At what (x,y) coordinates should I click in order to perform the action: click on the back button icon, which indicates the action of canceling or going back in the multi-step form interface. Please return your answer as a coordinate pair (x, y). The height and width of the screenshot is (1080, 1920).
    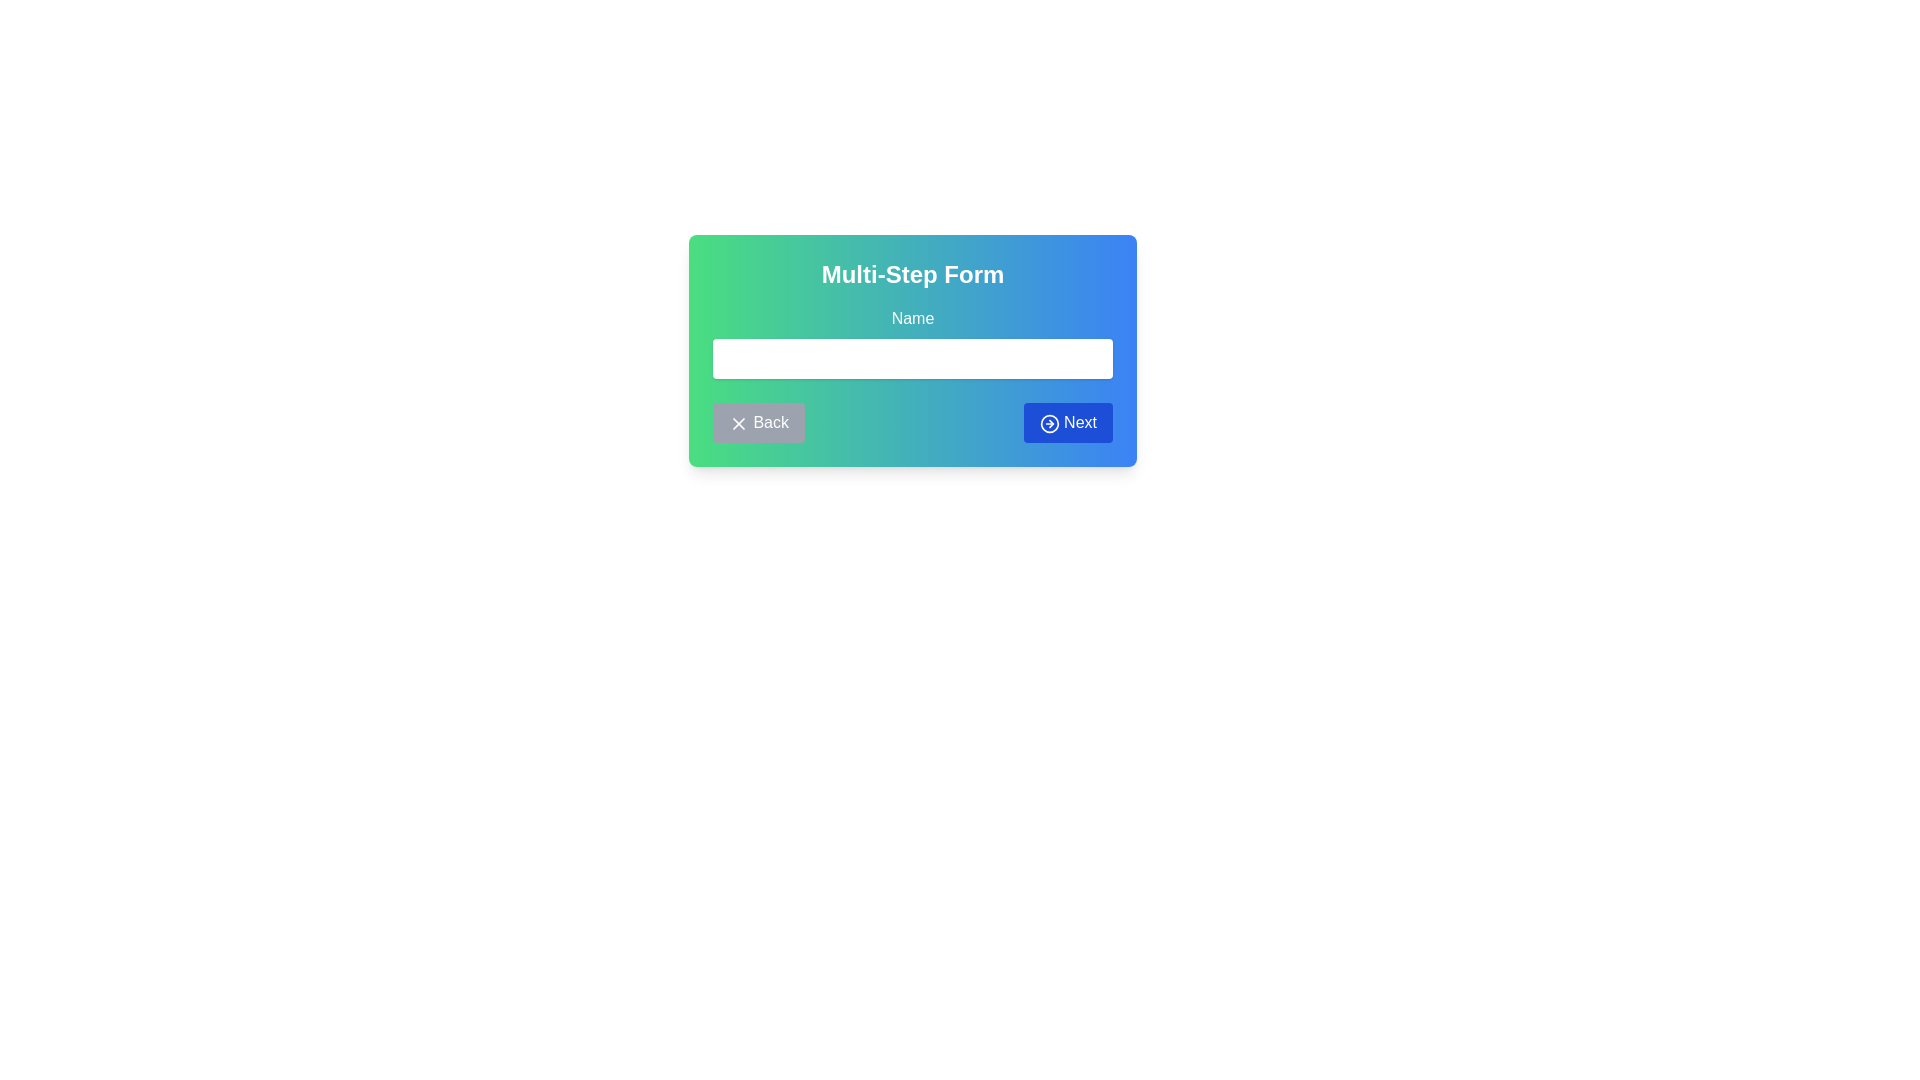
    Looking at the image, I should click on (738, 422).